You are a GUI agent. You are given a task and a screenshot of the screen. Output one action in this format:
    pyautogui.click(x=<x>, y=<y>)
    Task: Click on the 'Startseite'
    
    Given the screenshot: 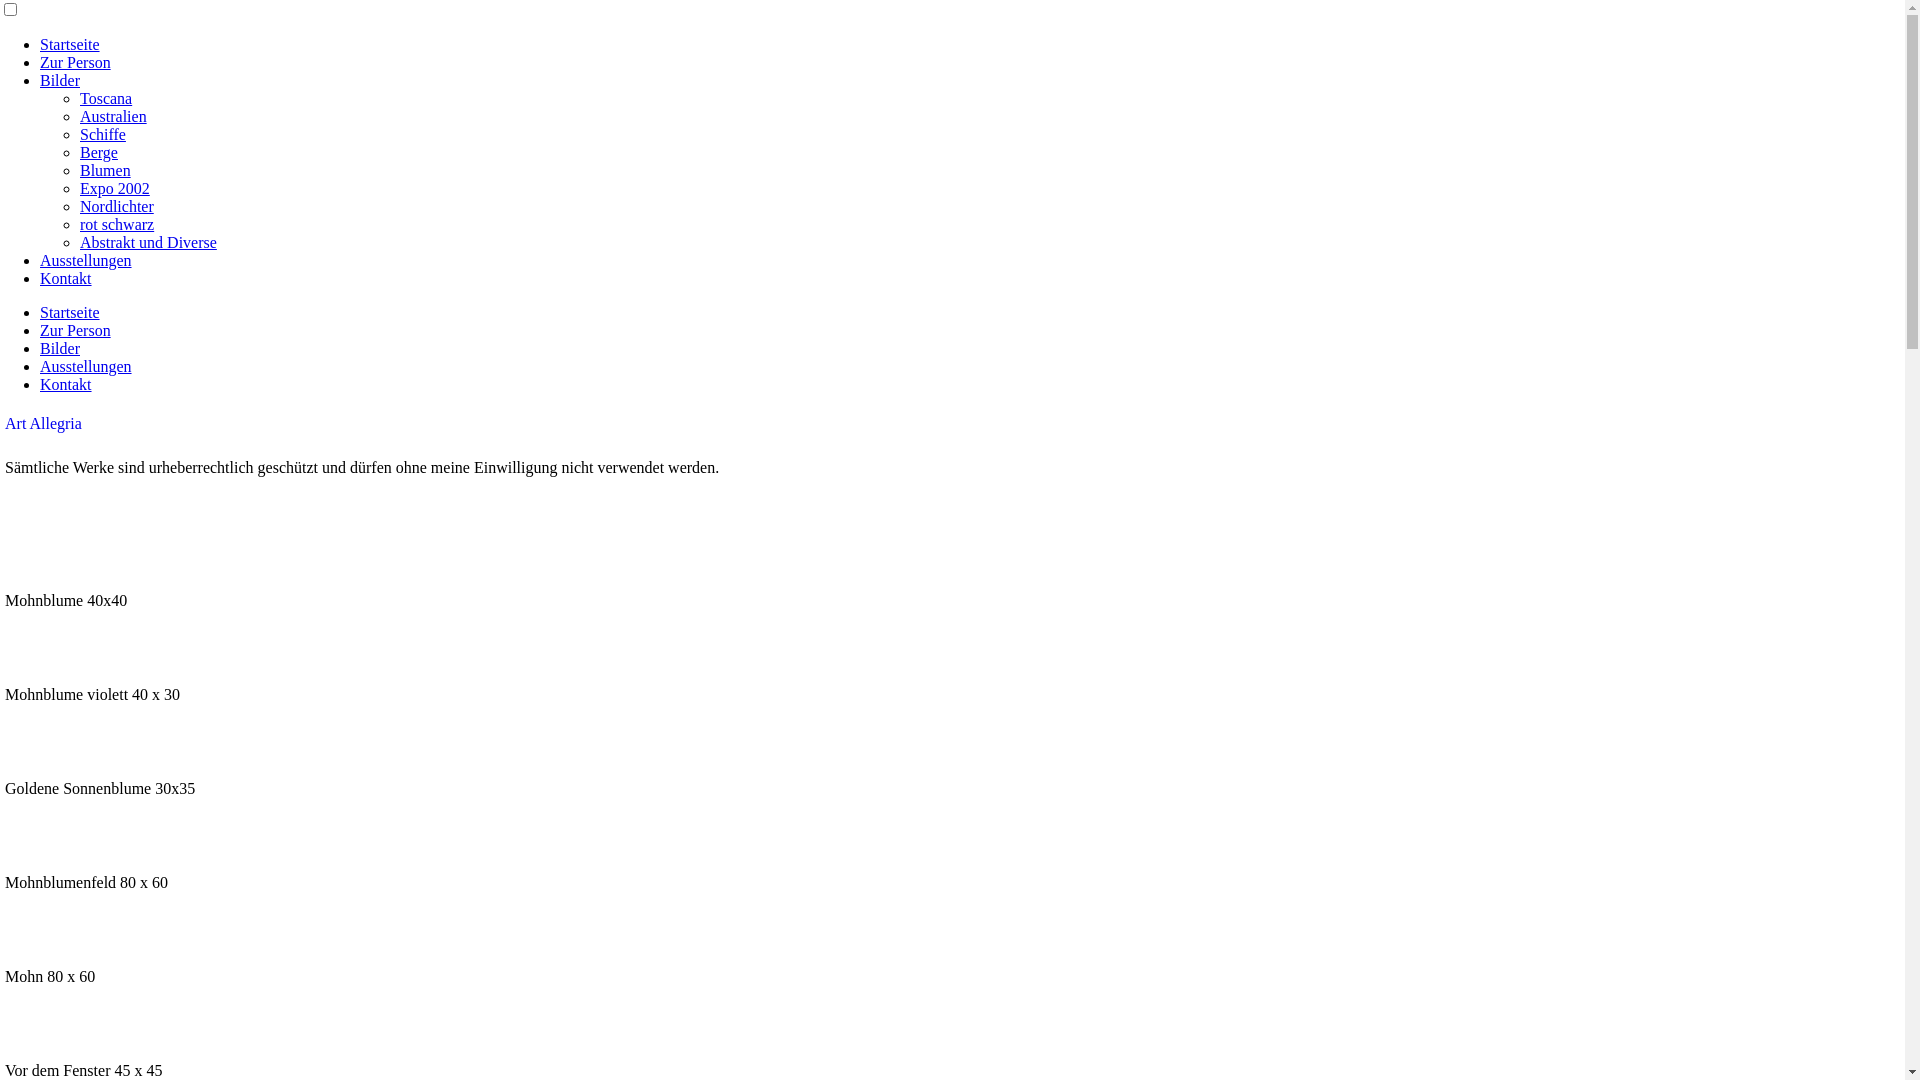 What is the action you would take?
    pyautogui.click(x=70, y=312)
    